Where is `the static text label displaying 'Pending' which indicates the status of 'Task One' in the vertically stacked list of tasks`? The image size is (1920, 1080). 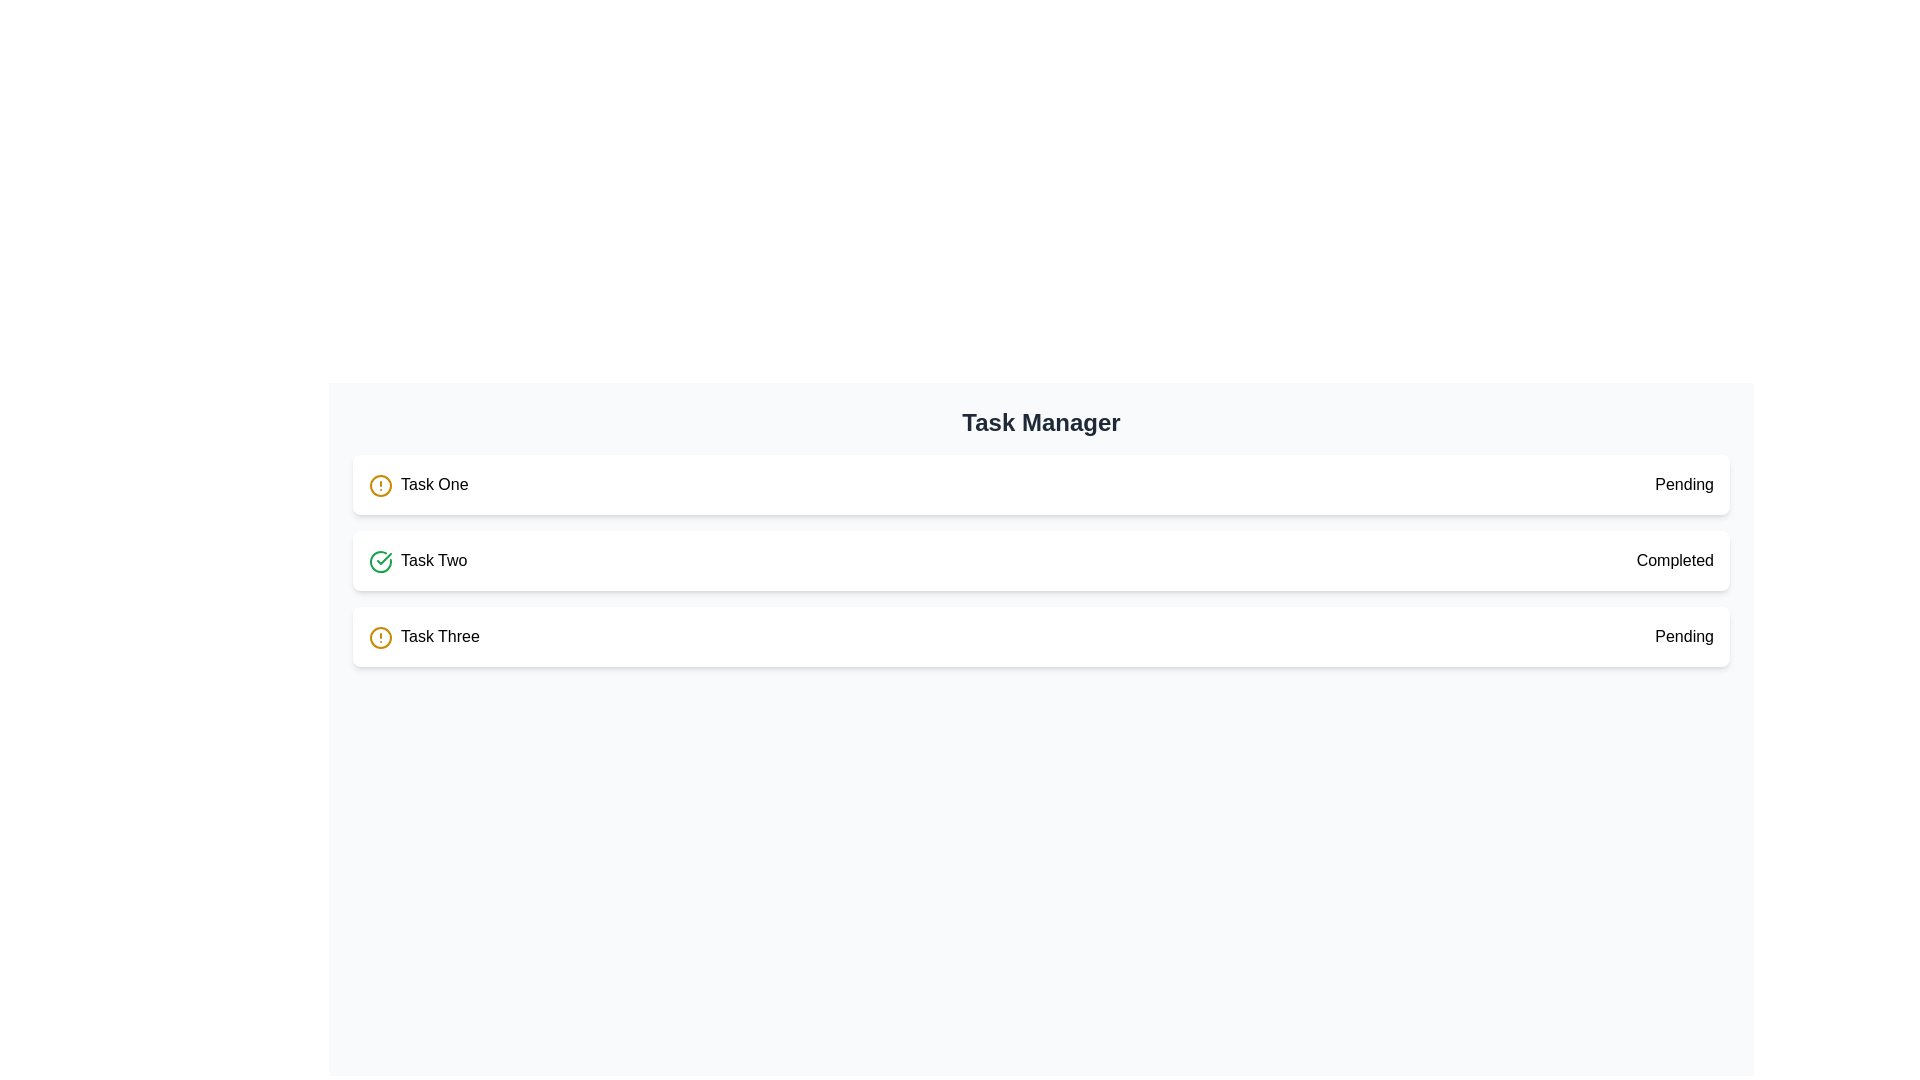
the static text label displaying 'Pending' which indicates the status of 'Task One' in the vertically stacked list of tasks is located at coordinates (1683, 485).